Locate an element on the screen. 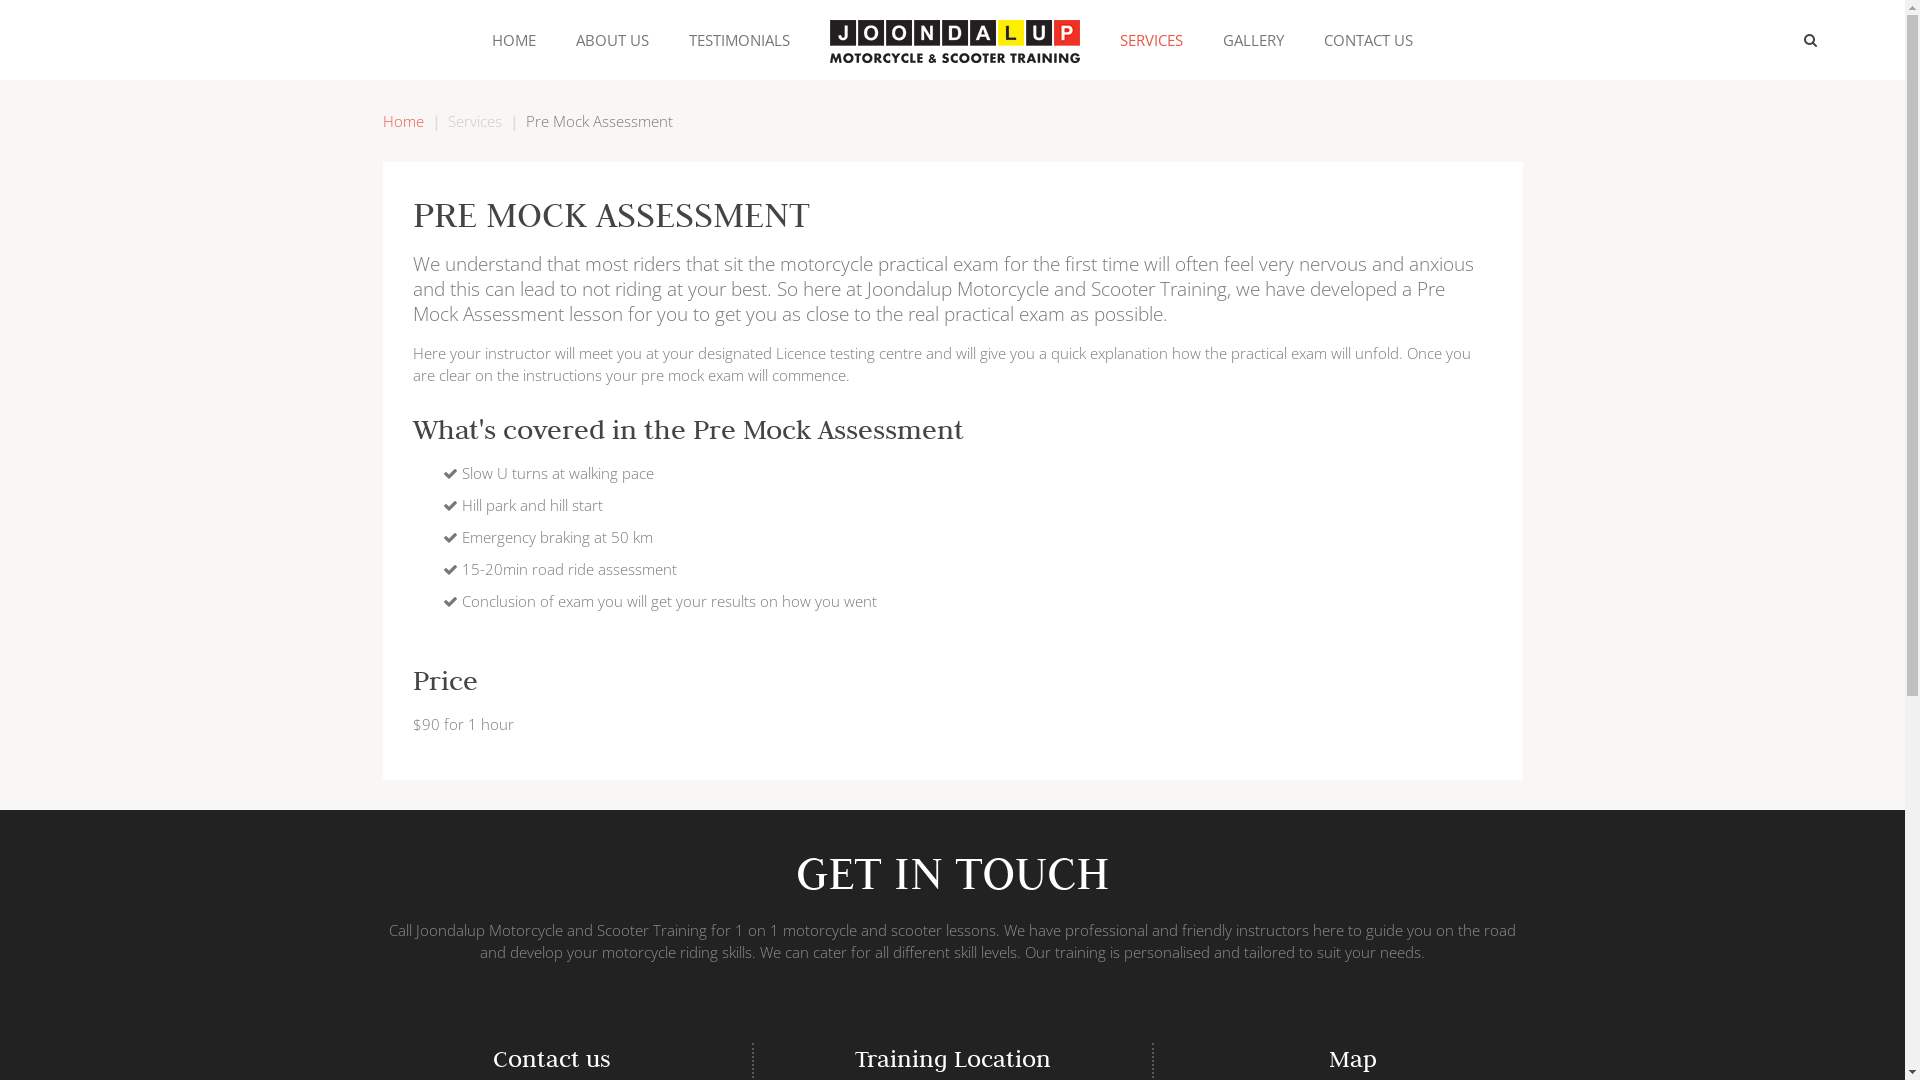 The height and width of the screenshot is (1080, 1920). 'CONTACT US' is located at coordinates (1367, 39).